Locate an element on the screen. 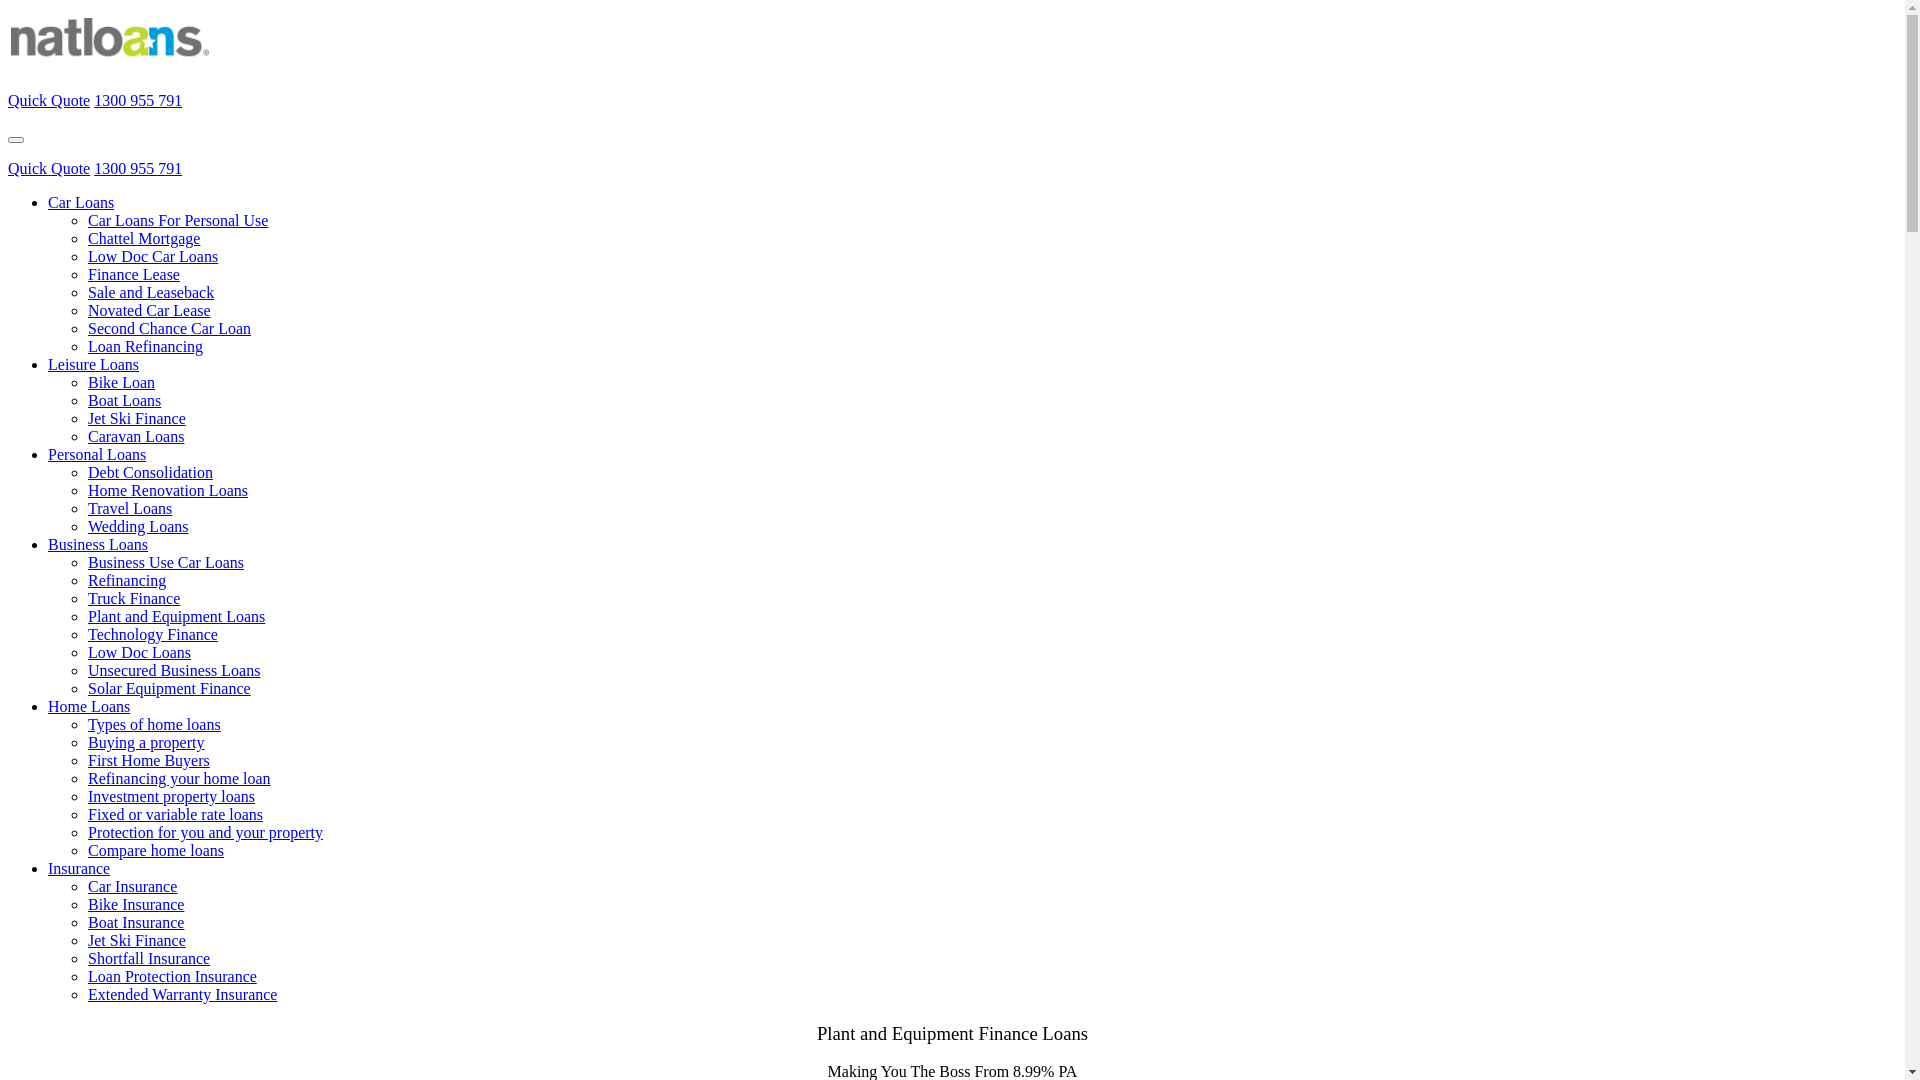 This screenshot has height=1080, width=1920. 'Loan Protection Insurance' is located at coordinates (172, 975).